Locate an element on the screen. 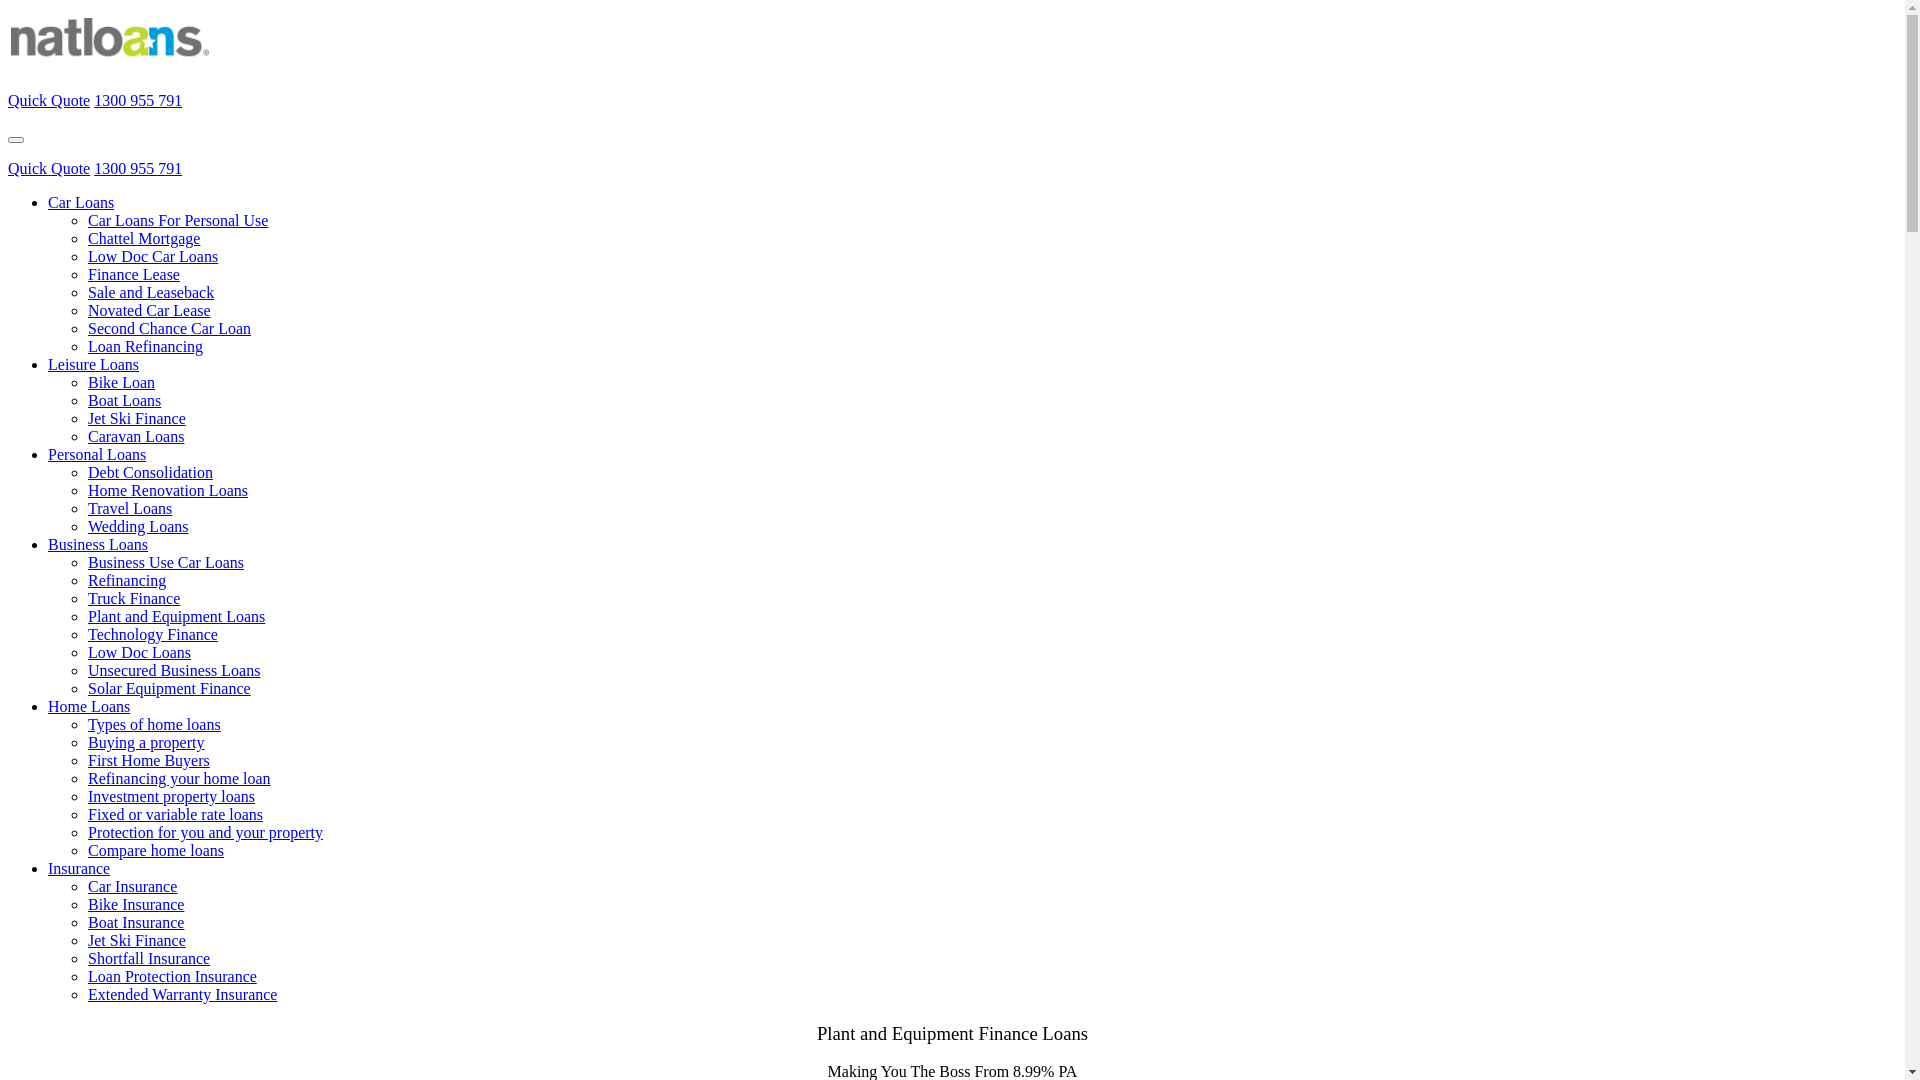 This screenshot has height=1080, width=1920. 'Loan Protection Insurance' is located at coordinates (172, 975).